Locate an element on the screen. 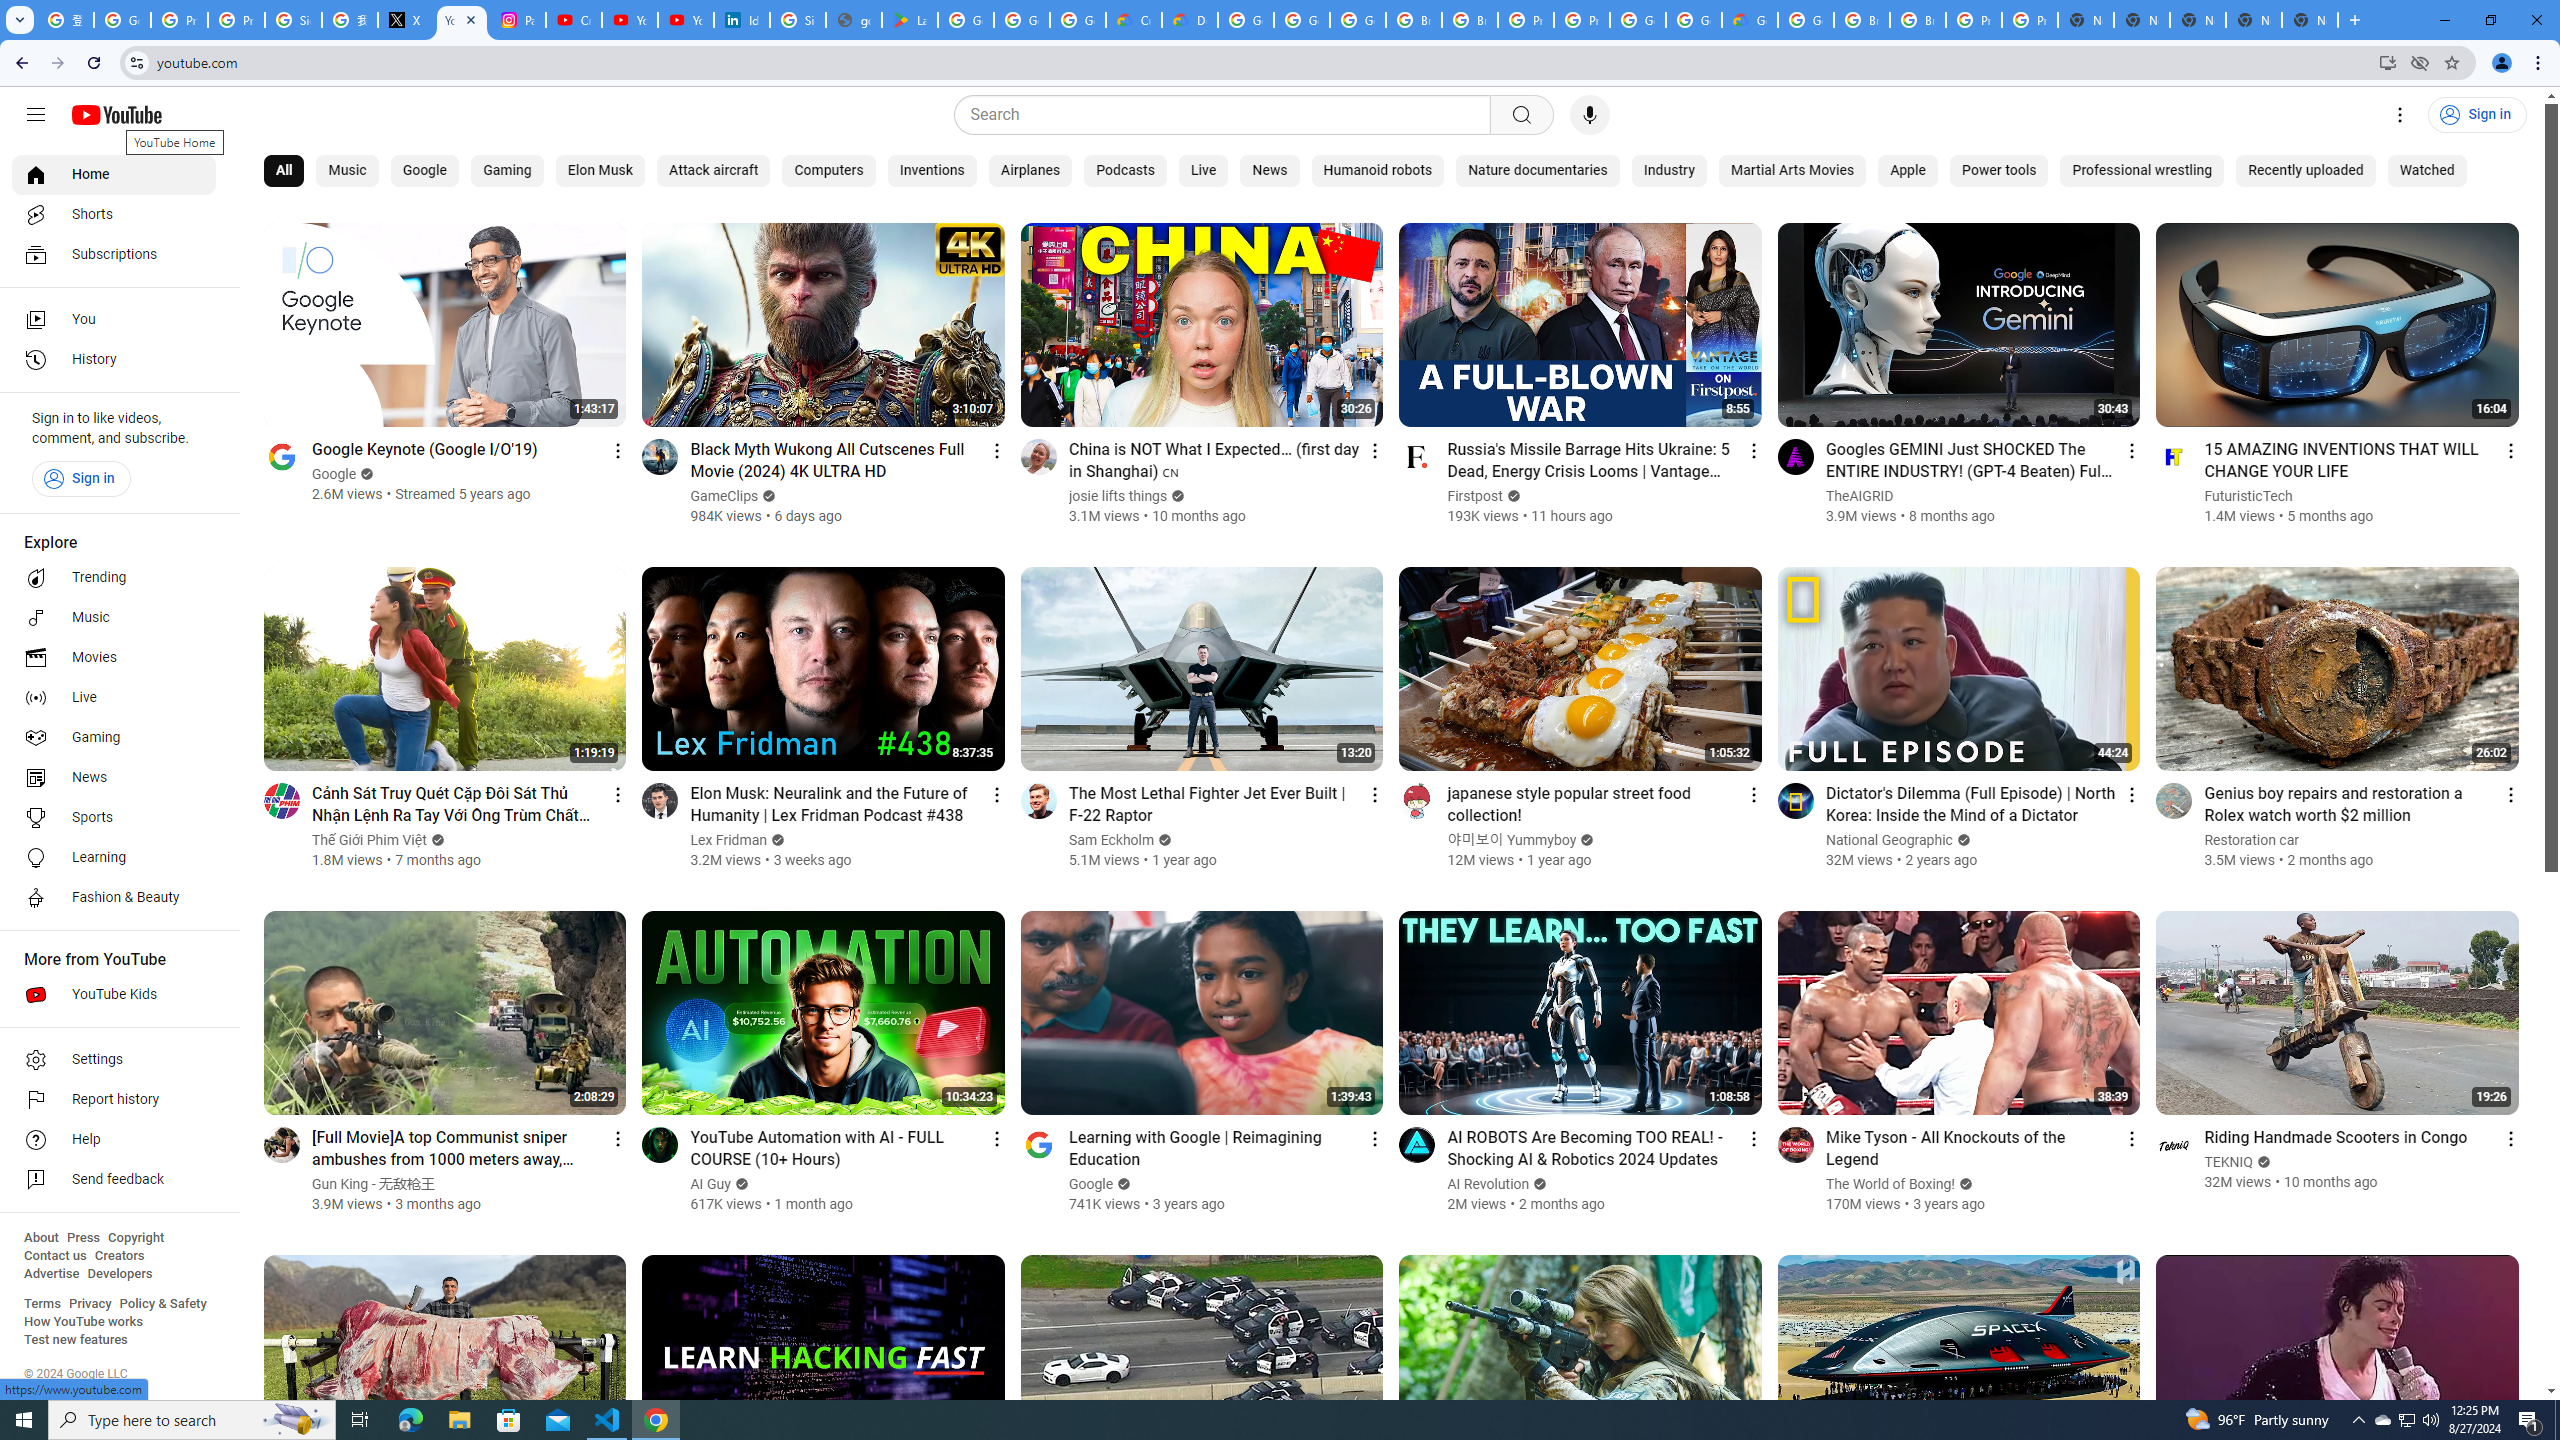 This screenshot has height=1440, width=2560. 'The World of Boxing!' is located at coordinates (1890, 1183).